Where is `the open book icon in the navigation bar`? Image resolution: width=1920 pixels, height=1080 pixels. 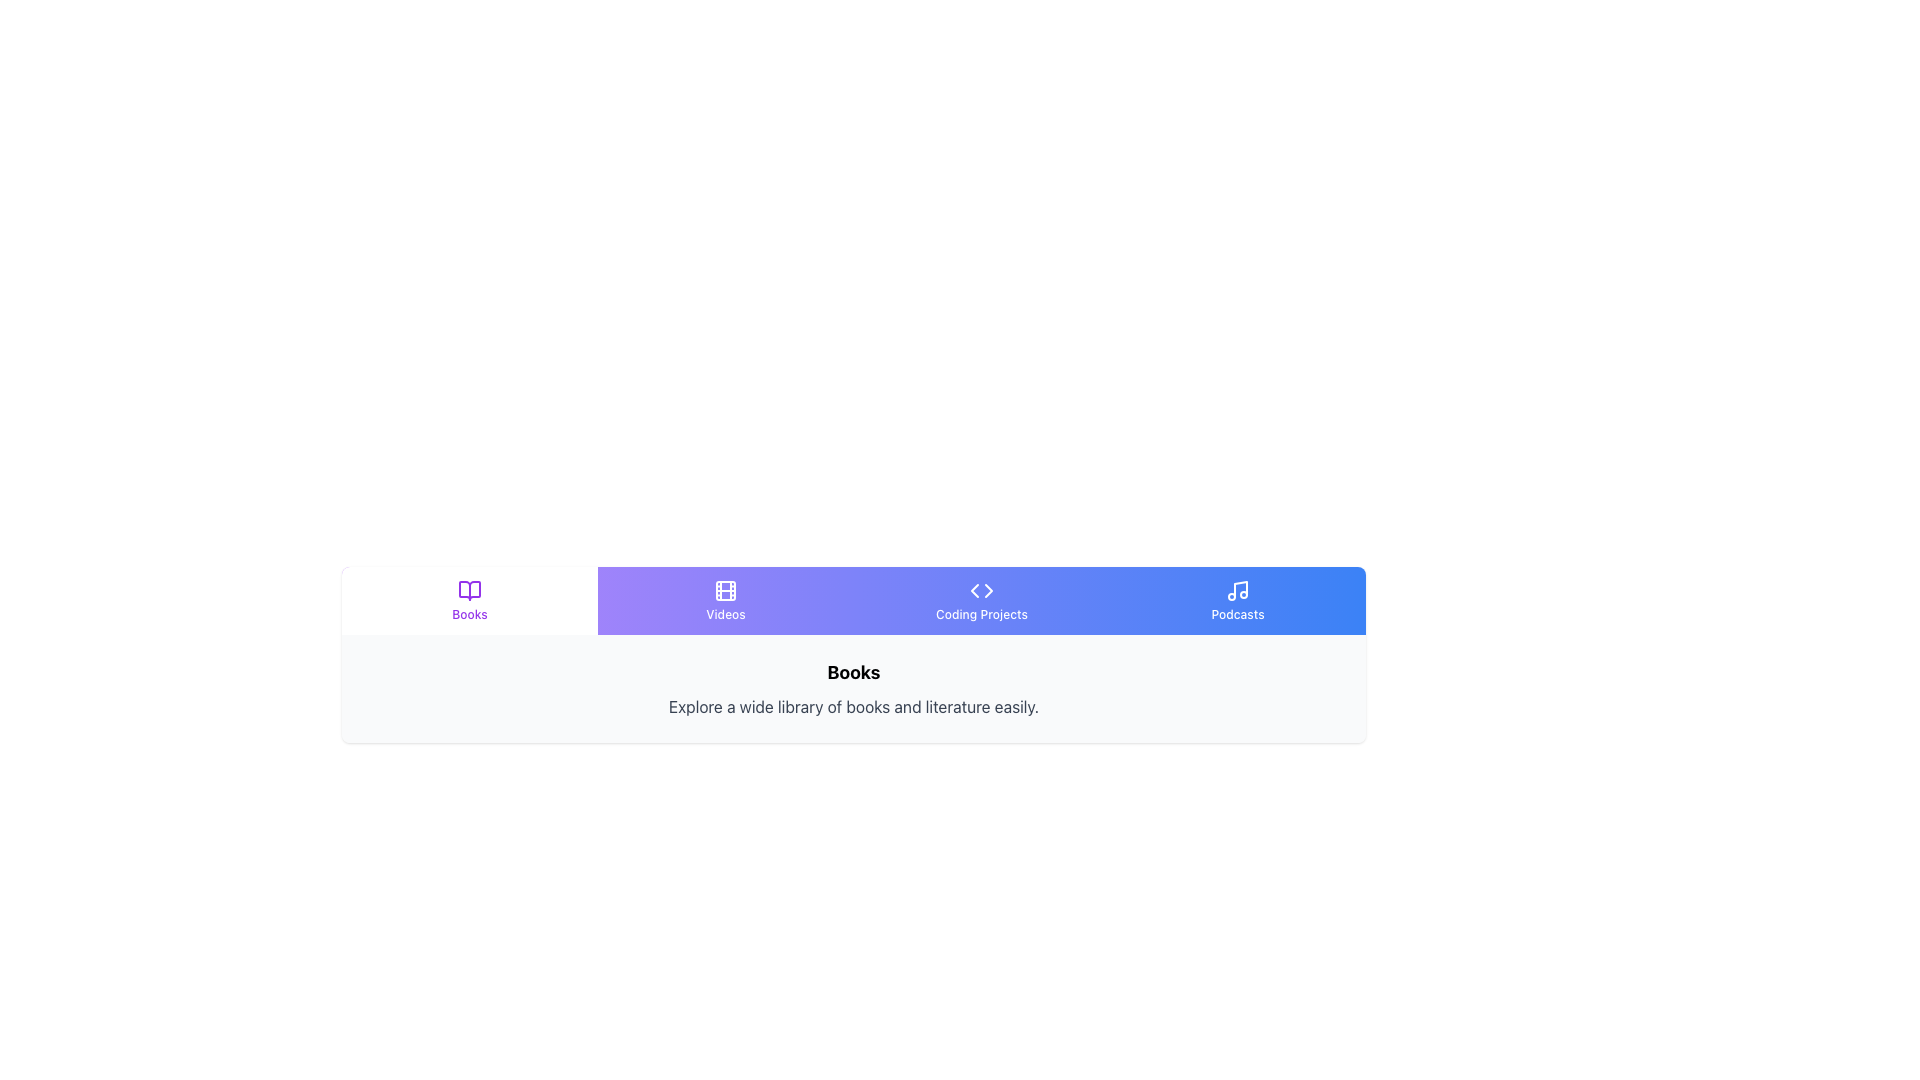 the open book icon in the navigation bar is located at coordinates (469, 589).